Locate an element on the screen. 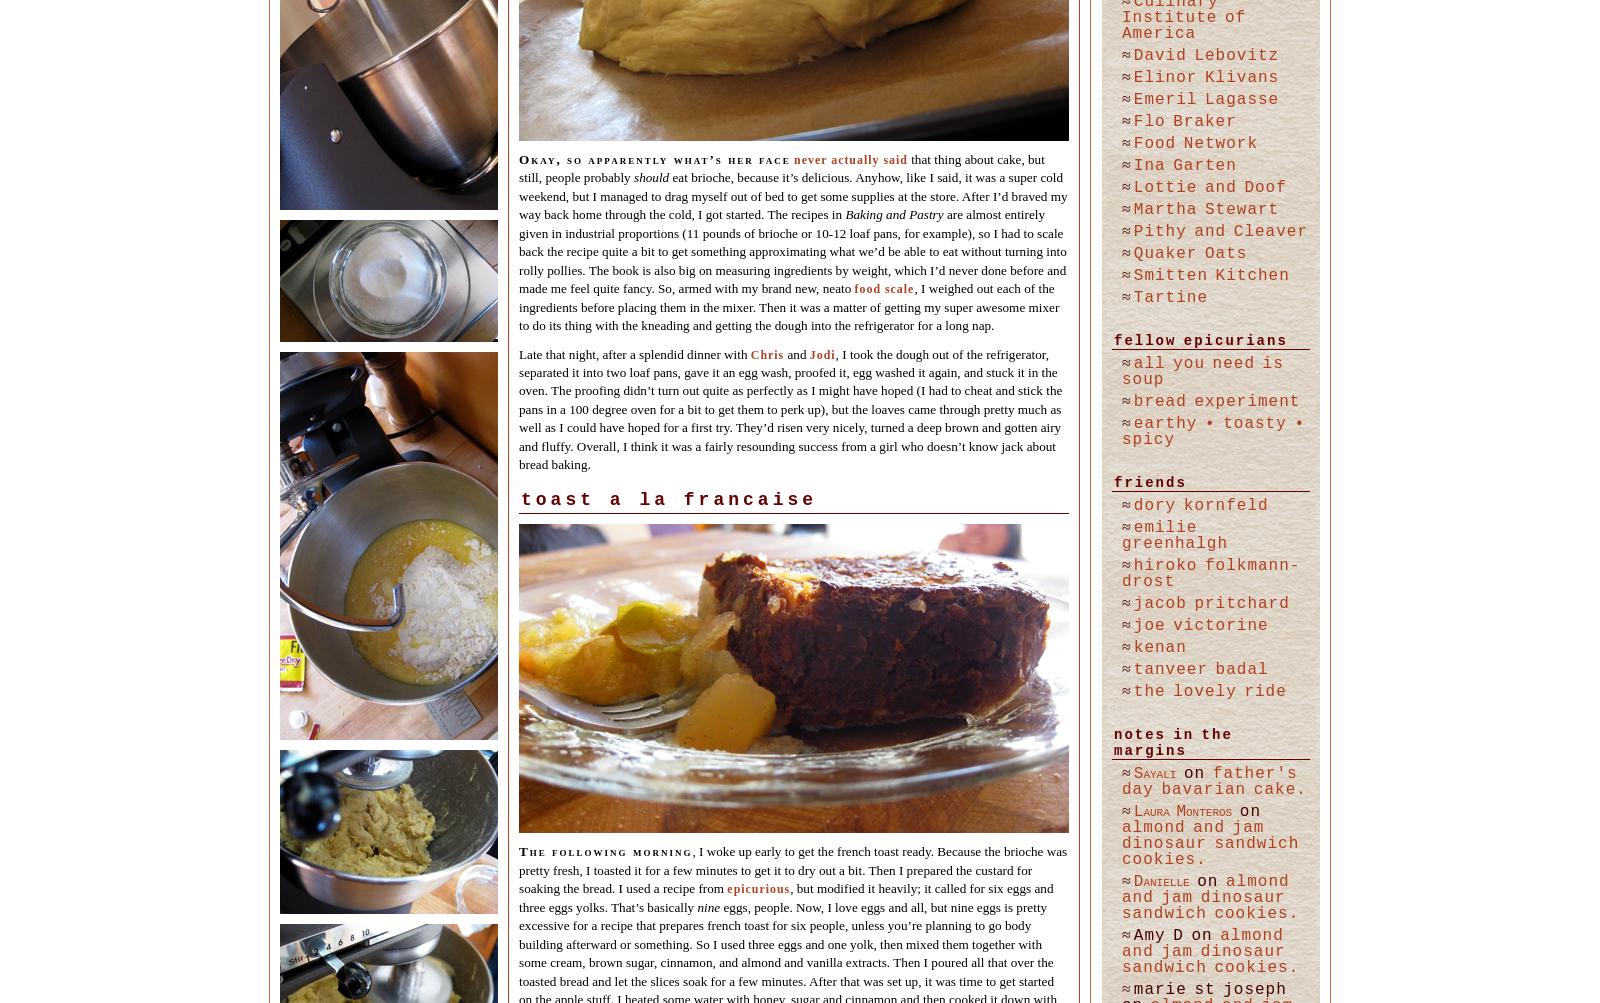 The height and width of the screenshot is (1003, 1600). 'David Lebovitz' is located at coordinates (1204, 55).